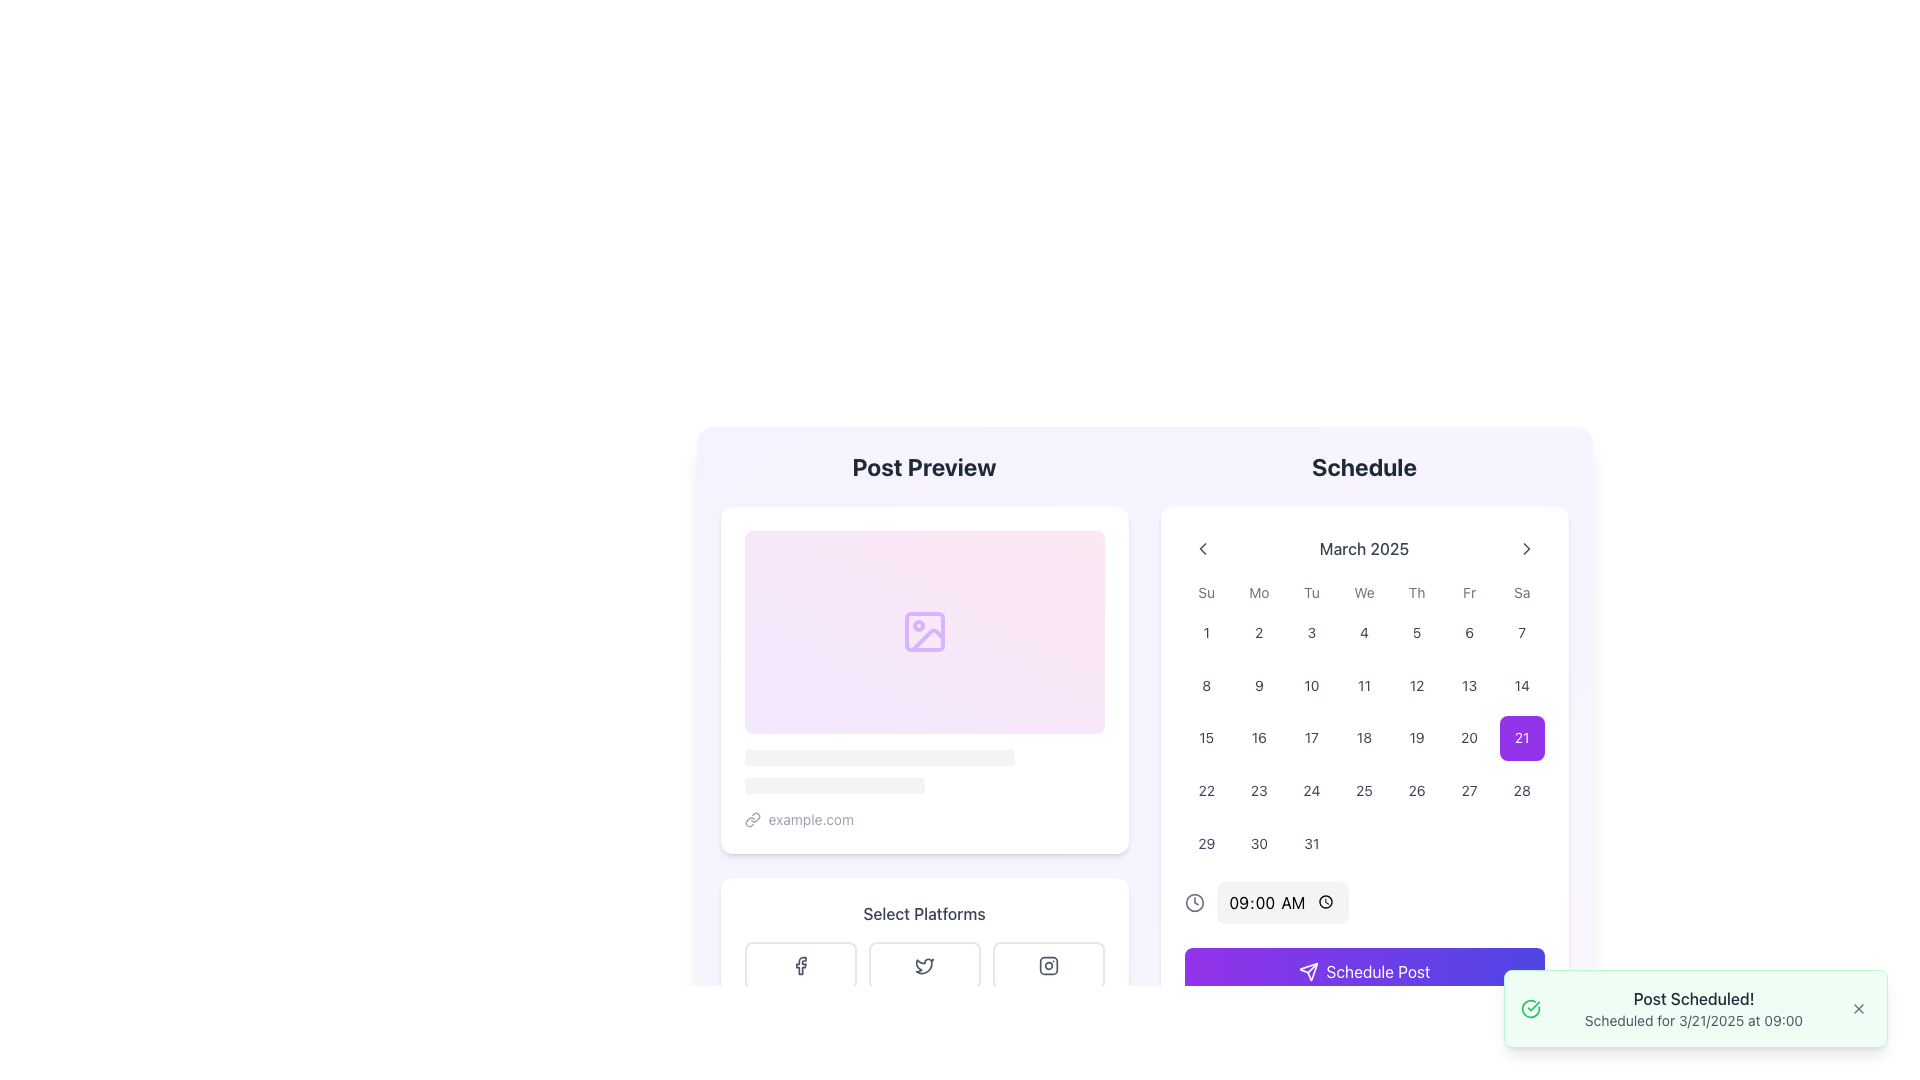 The height and width of the screenshot is (1080, 1920). Describe the element at coordinates (1311, 738) in the screenshot. I see `the button representing the 17th day of March 2025` at that location.